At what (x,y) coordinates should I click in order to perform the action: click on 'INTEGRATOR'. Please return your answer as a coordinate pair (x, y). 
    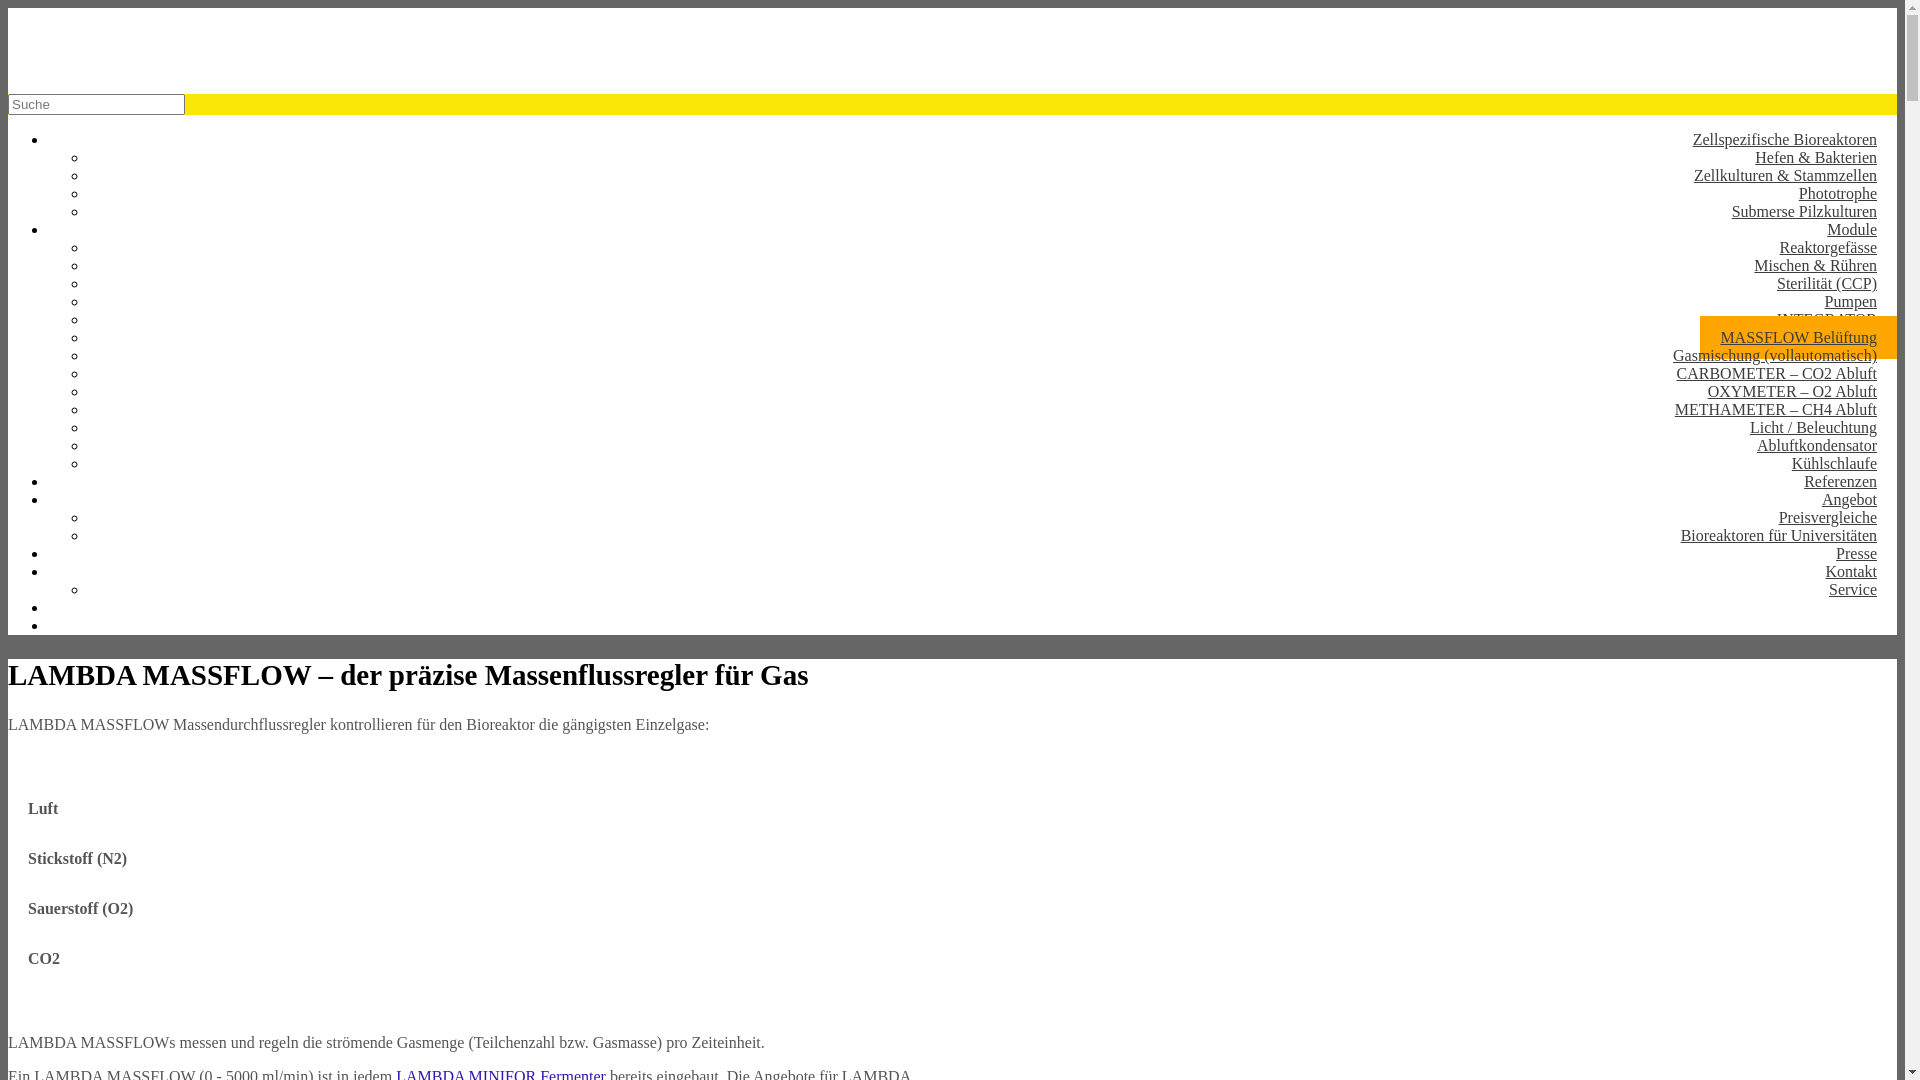
    Looking at the image, I should click on (1827, 318).